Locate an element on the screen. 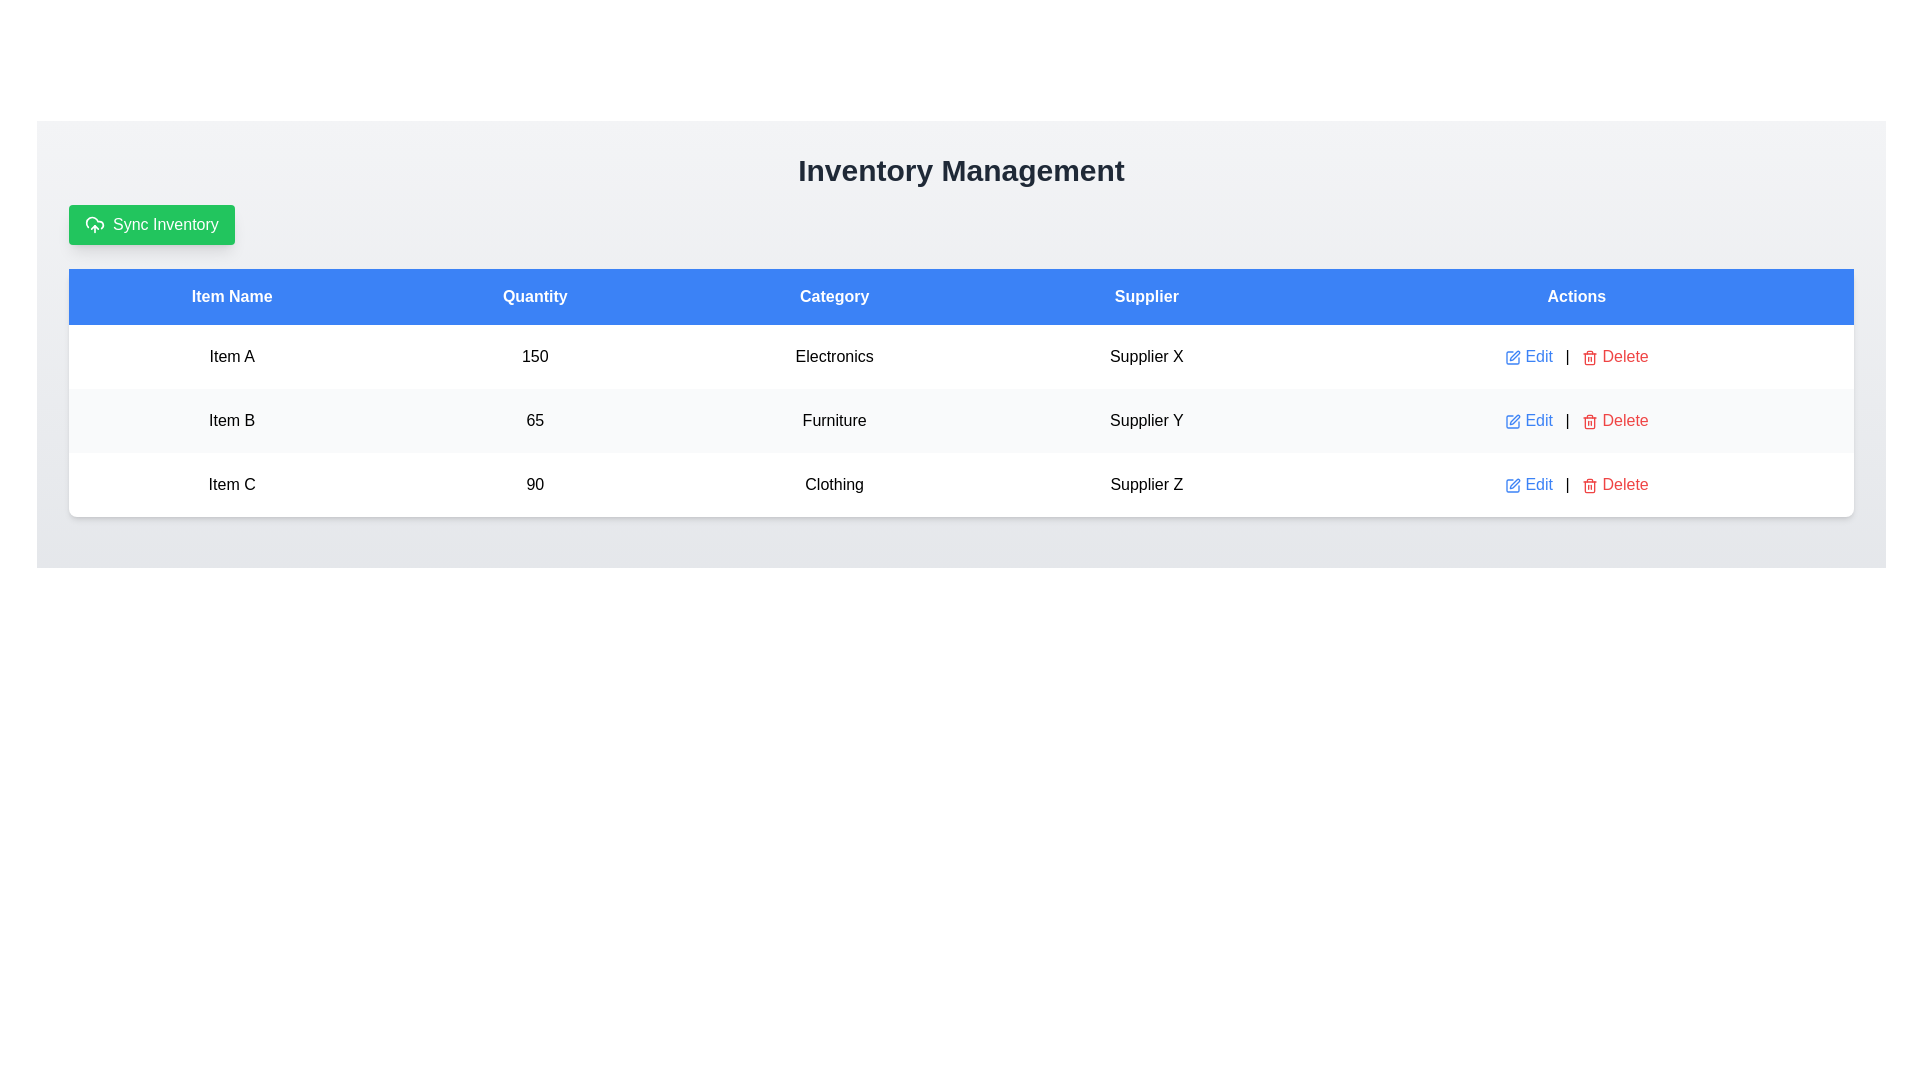 The height and width of the screenshot is (1080, 1920). the 'Furniture' text label located in the third column of the second row under the 'Category' header is located at coordinates (834, 419).